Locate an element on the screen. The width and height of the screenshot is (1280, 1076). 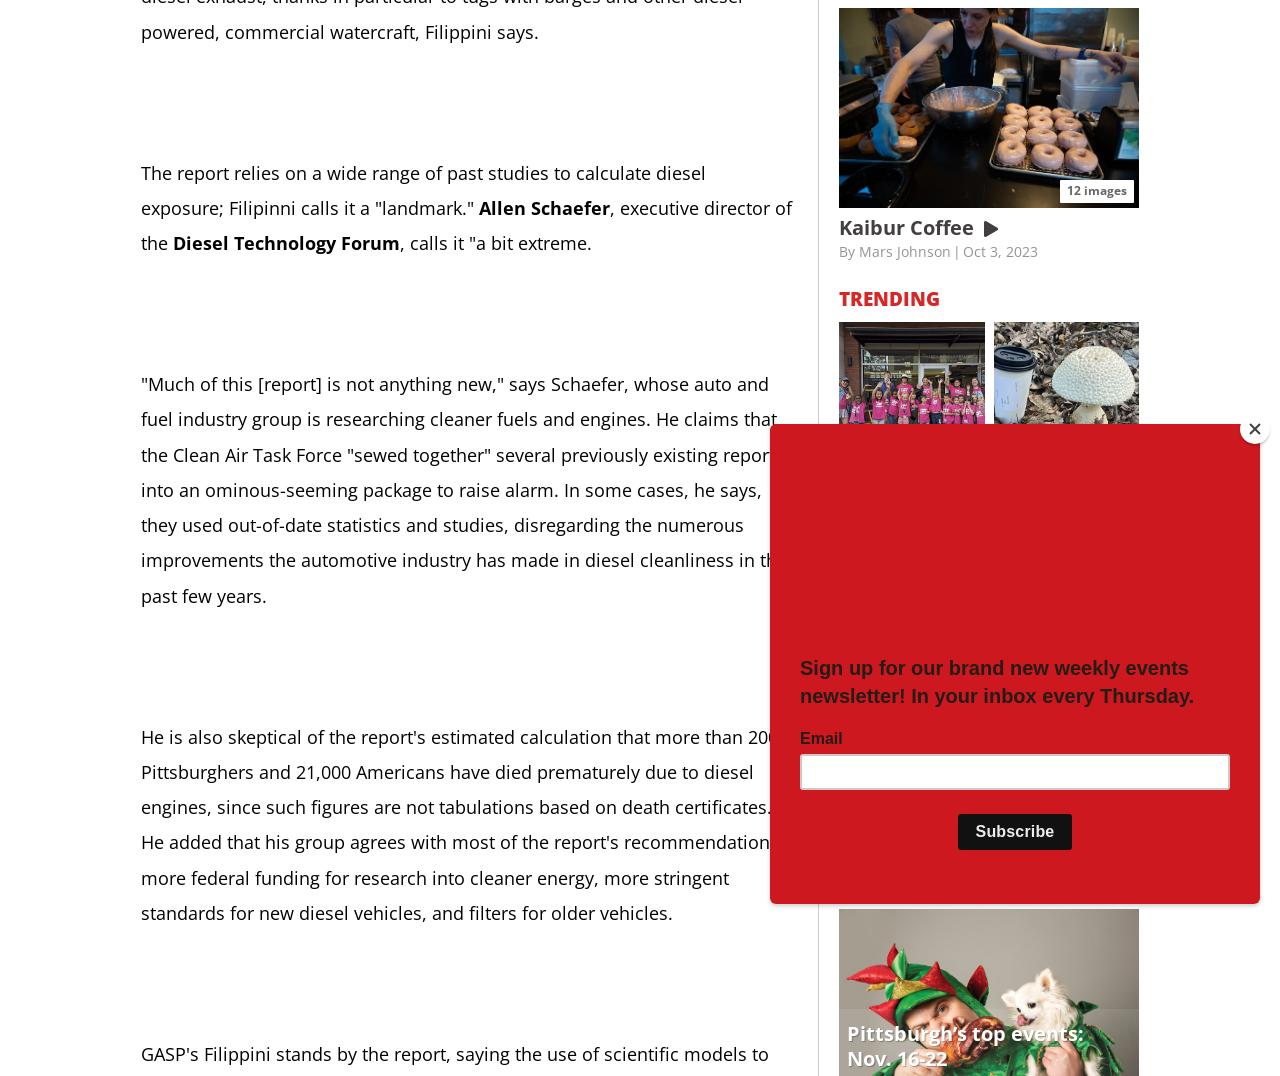
'12 images' is located at coordinates (1095, 188).